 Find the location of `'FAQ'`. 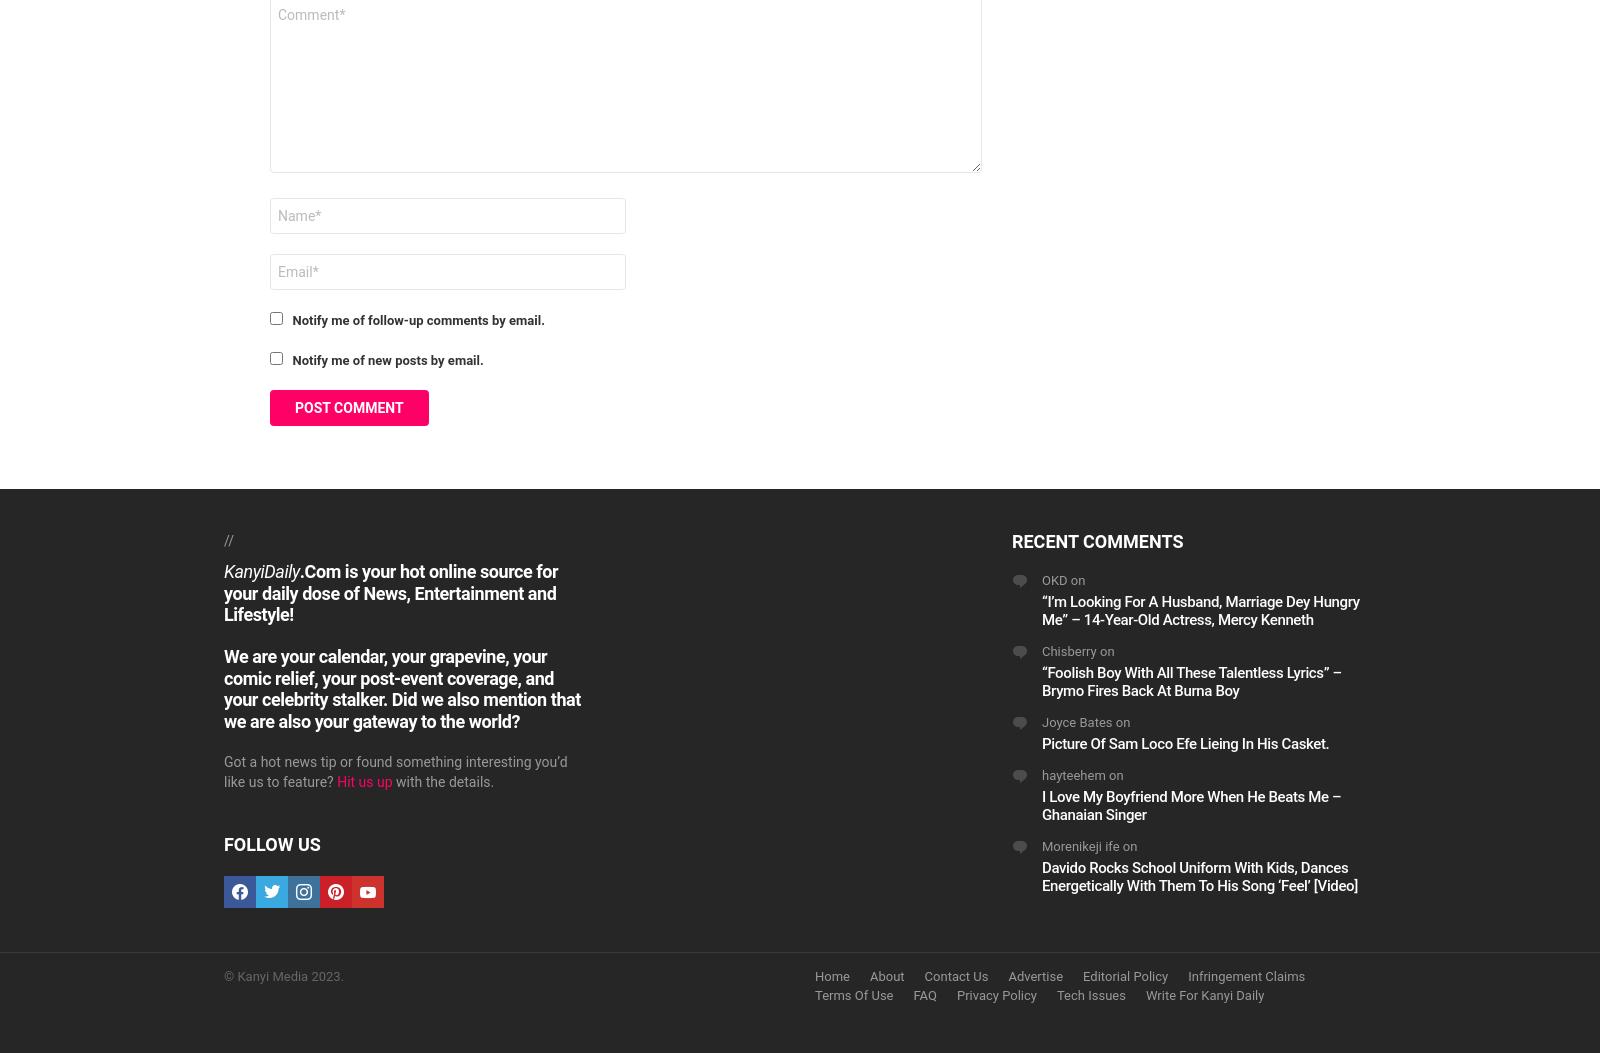

'FAQ' is located at coordinates (923, 995).